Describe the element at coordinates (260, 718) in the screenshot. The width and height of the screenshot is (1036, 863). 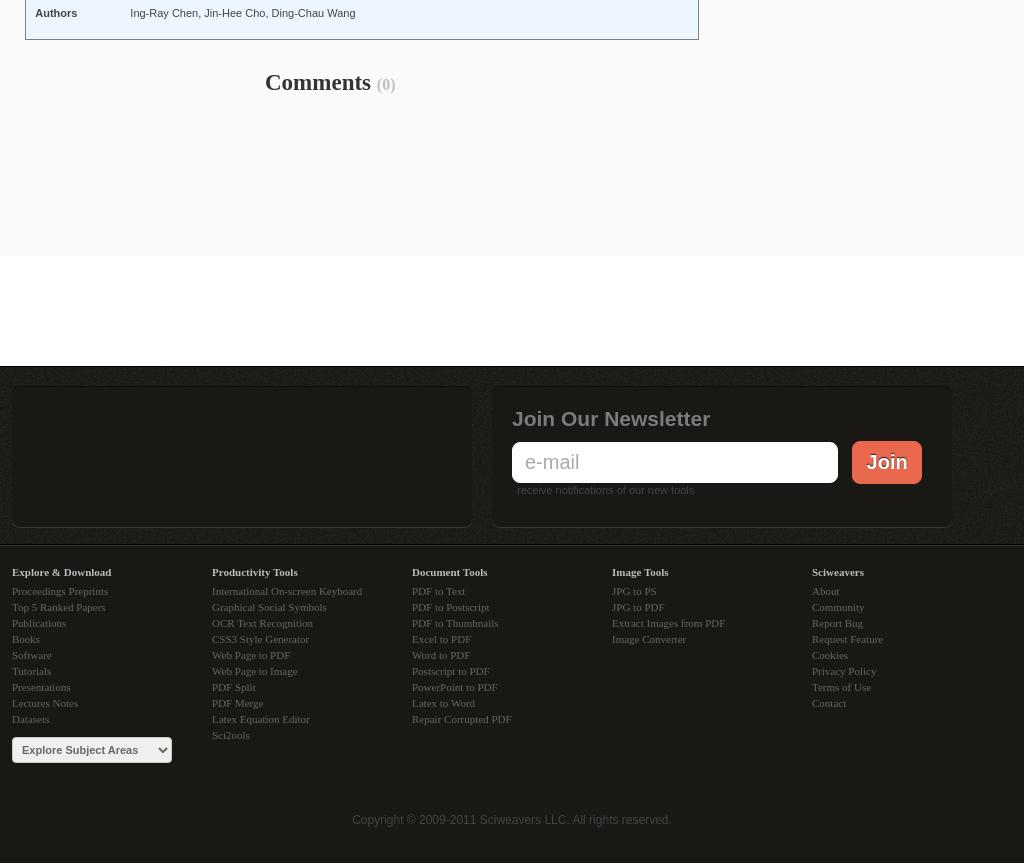
I see `'Latex Equation Editor'` at that location.